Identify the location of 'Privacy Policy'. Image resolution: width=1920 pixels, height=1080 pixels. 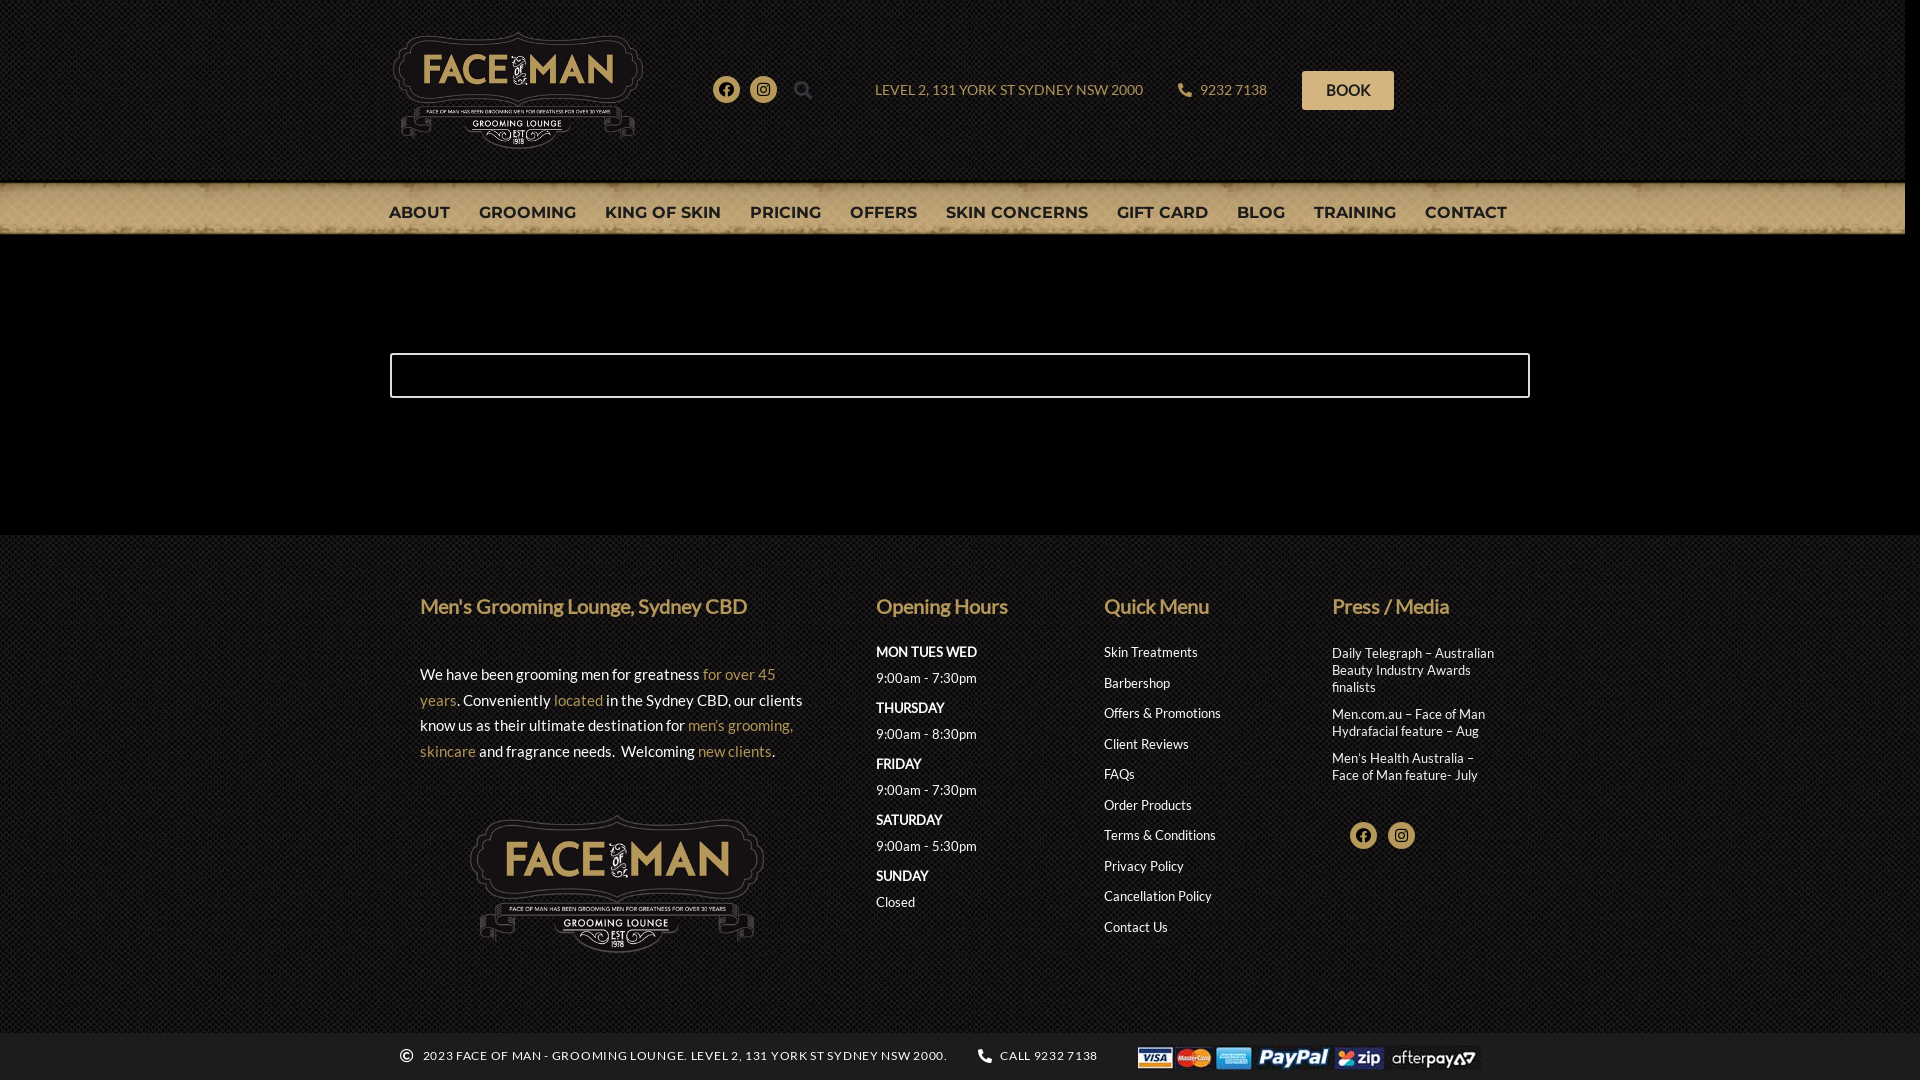
(1187, 866).